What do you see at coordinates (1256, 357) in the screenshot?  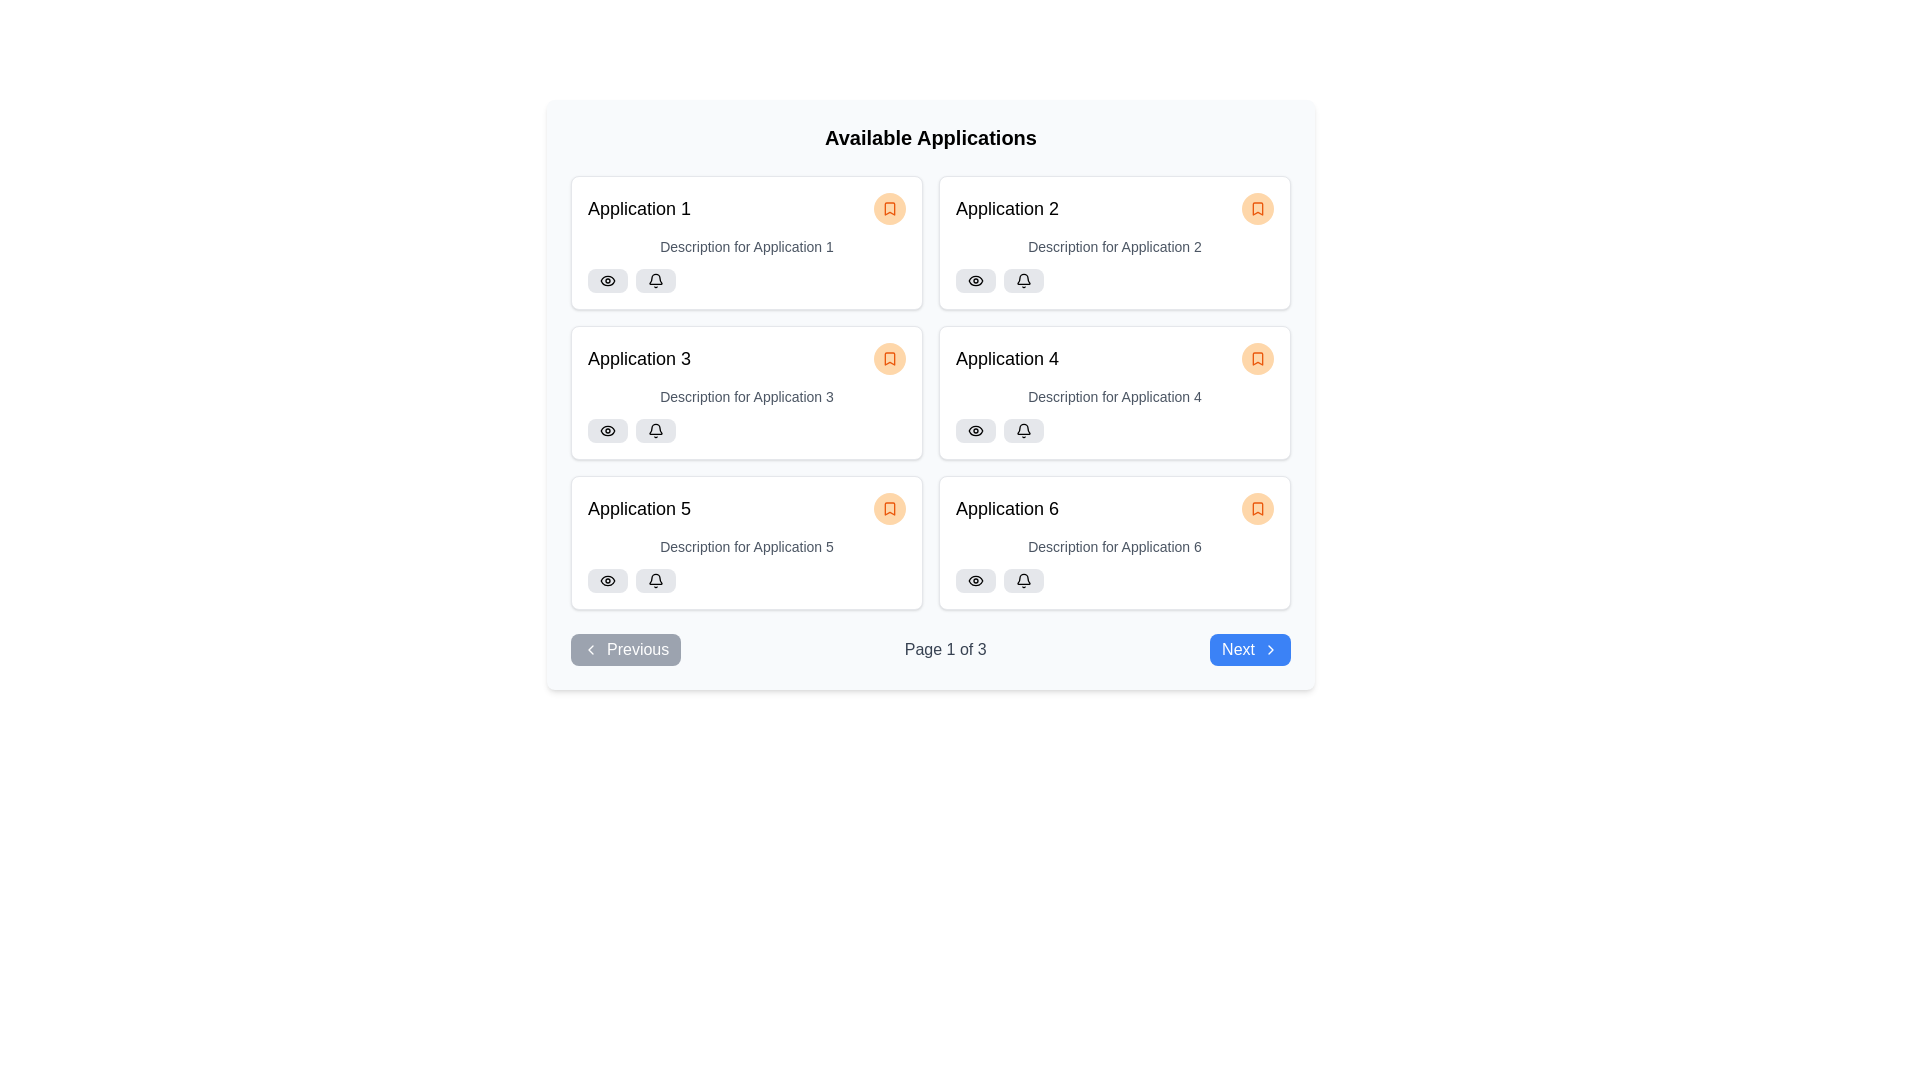 I see `the bookmark button located to the right of the title text 'Application 4'` at bounding box center [1256, 357].